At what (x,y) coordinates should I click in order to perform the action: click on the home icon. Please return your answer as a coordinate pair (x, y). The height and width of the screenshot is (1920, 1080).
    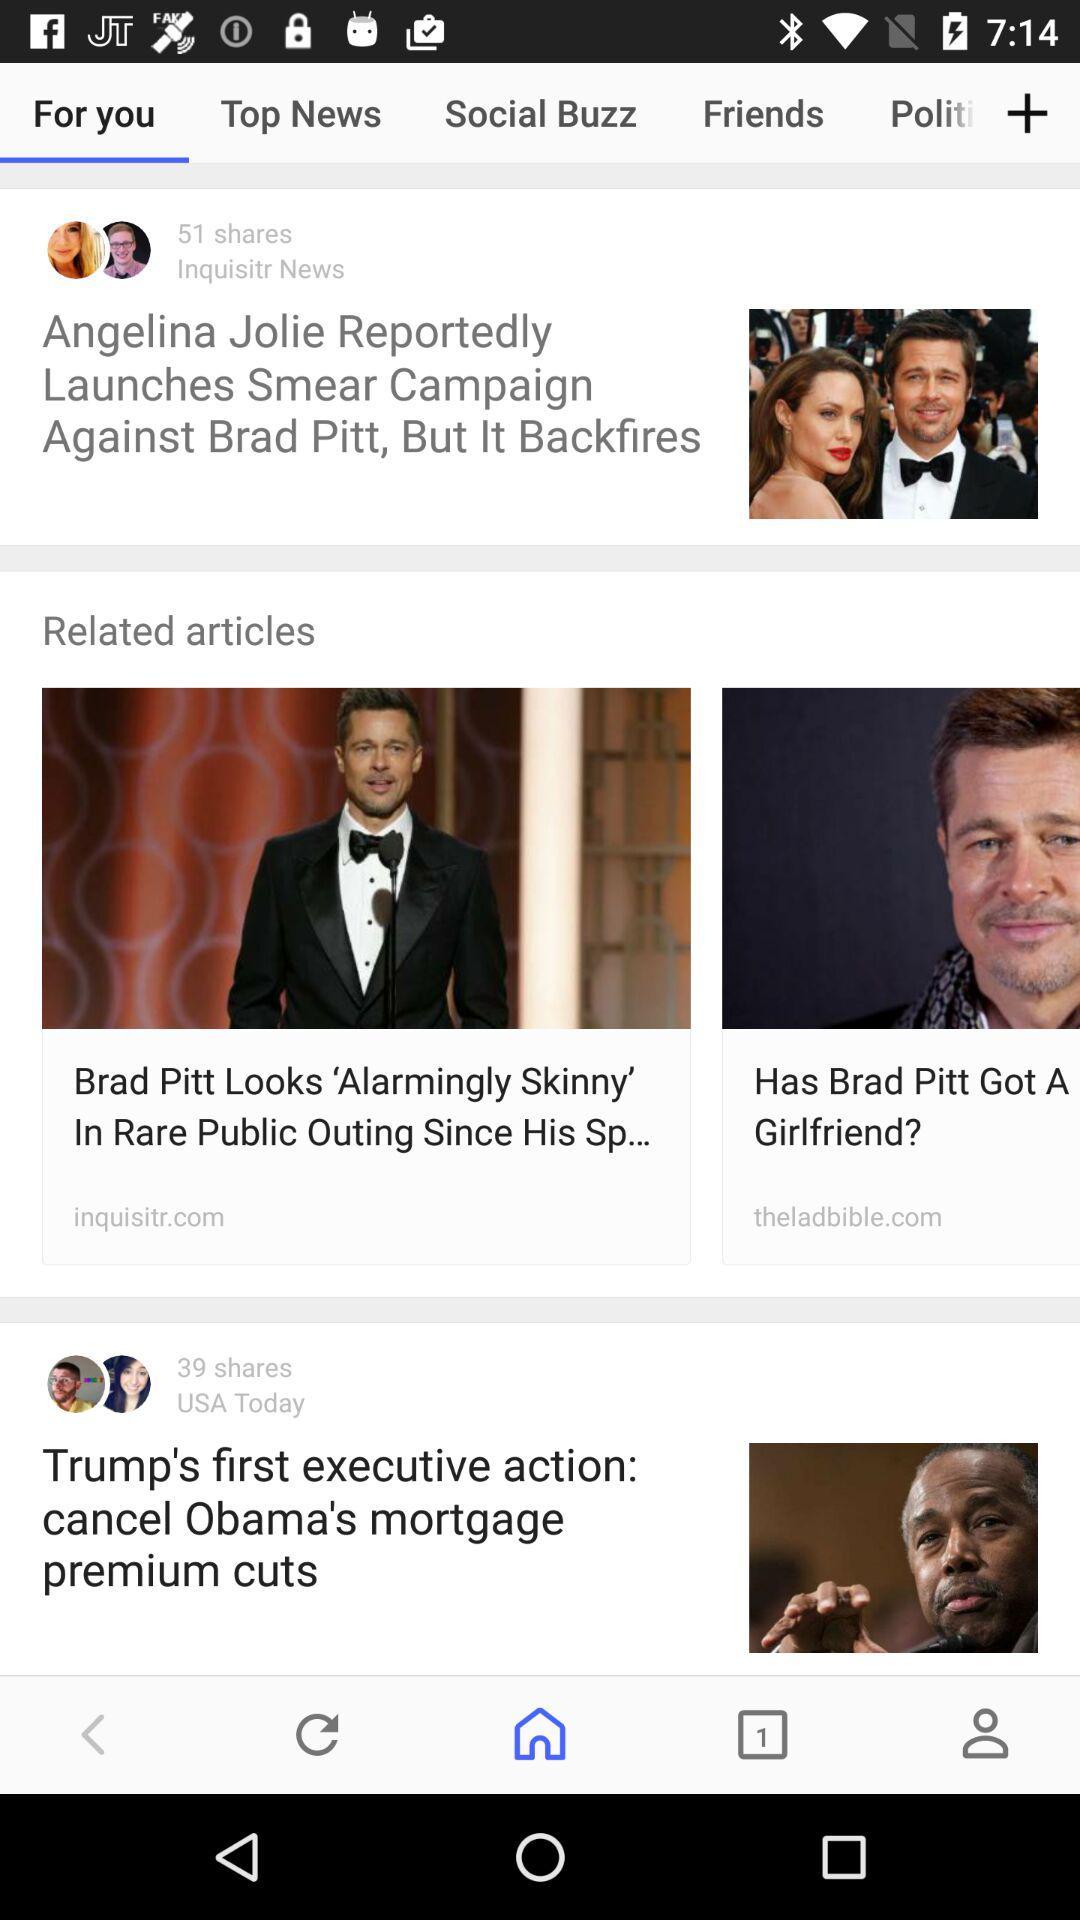
    Looking at the image, I should click on (540, 1733).